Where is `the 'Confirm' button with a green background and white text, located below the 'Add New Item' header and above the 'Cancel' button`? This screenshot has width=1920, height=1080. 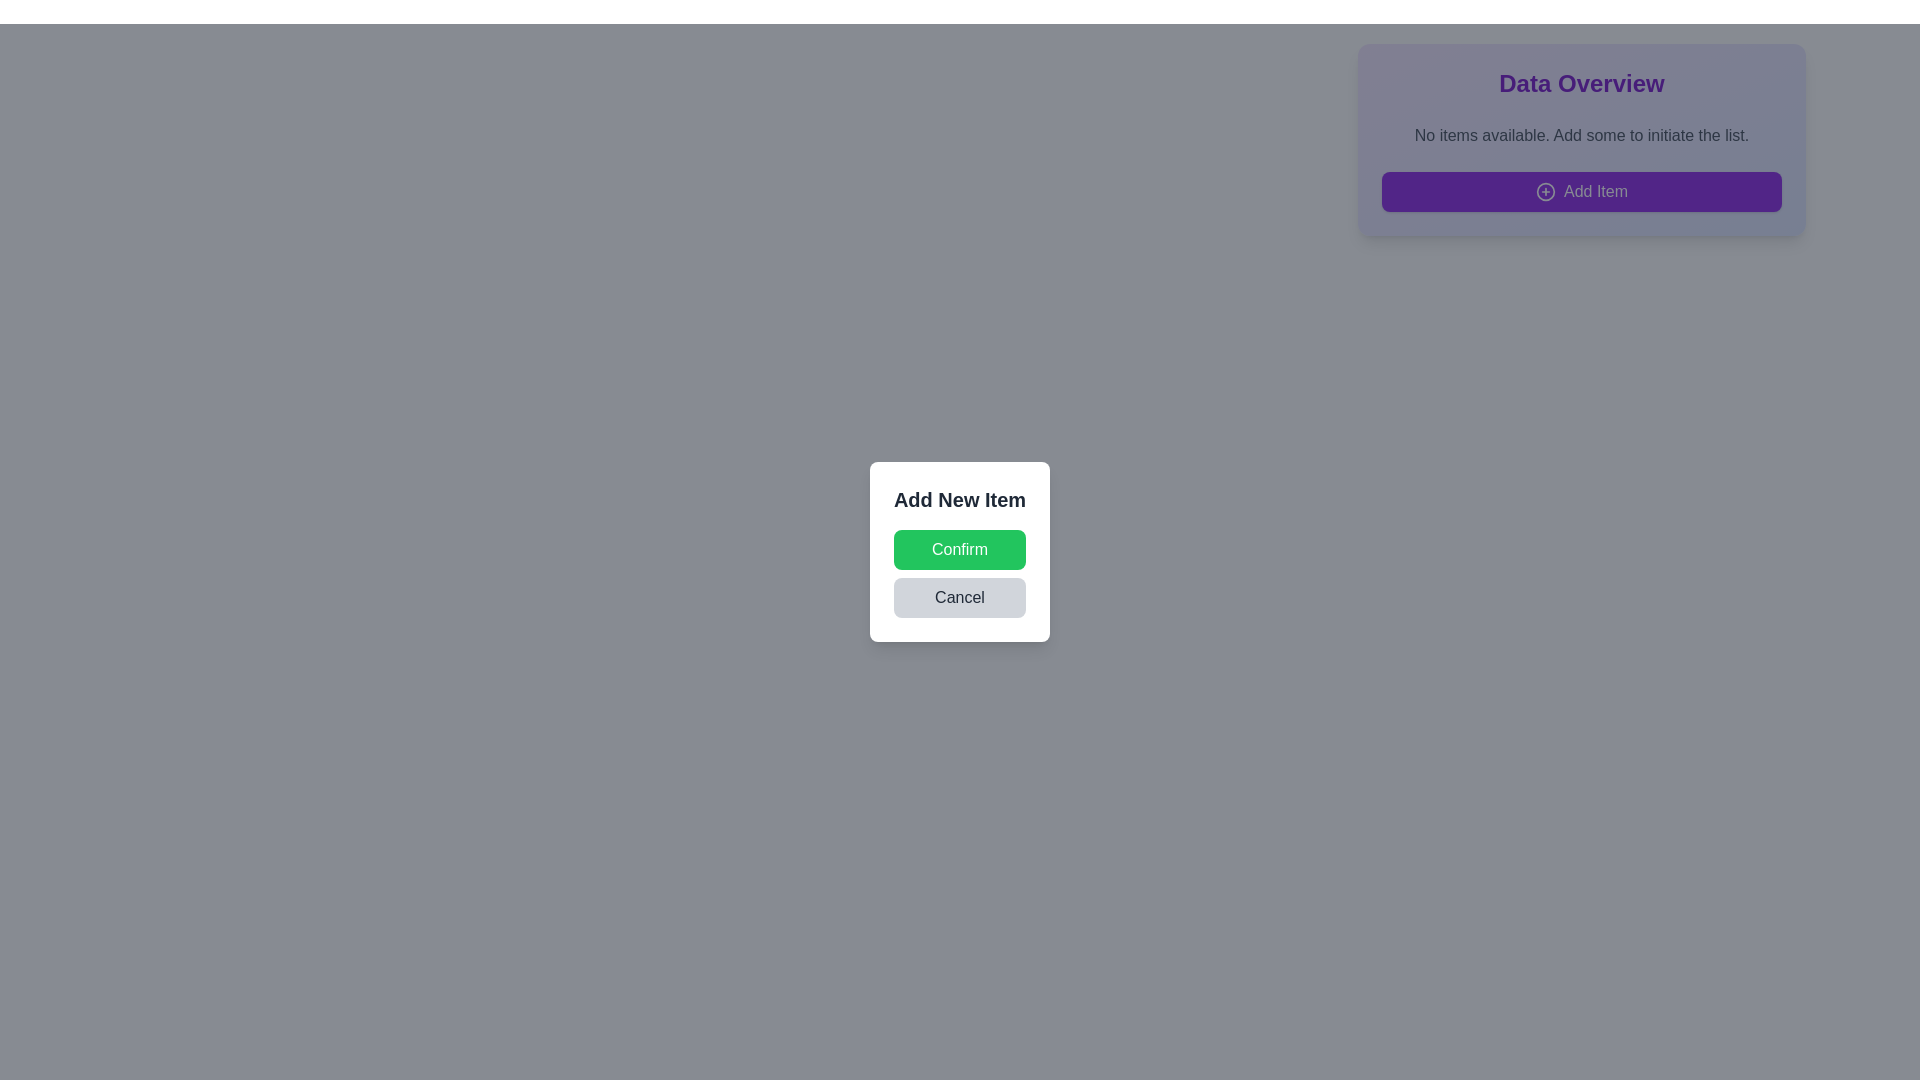 the 'Confirm' button with a green background and white text, located below the 'Add New Item' header and above the 'Cancel' button is located at coordinates (960, 550).